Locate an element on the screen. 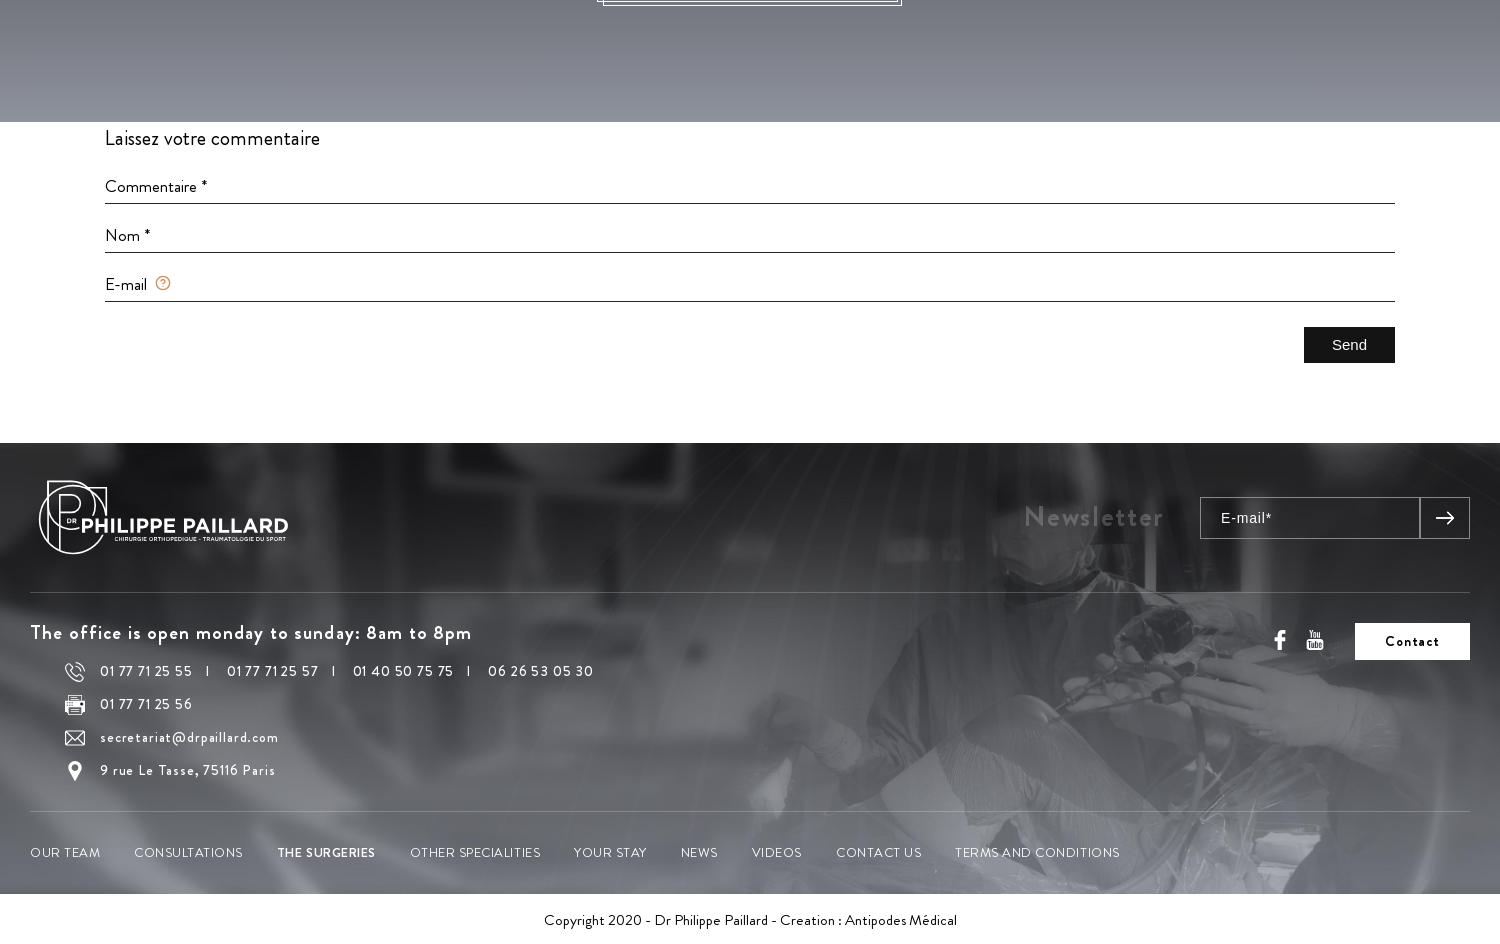  'Our Team' is located at coordinates (63, 852).